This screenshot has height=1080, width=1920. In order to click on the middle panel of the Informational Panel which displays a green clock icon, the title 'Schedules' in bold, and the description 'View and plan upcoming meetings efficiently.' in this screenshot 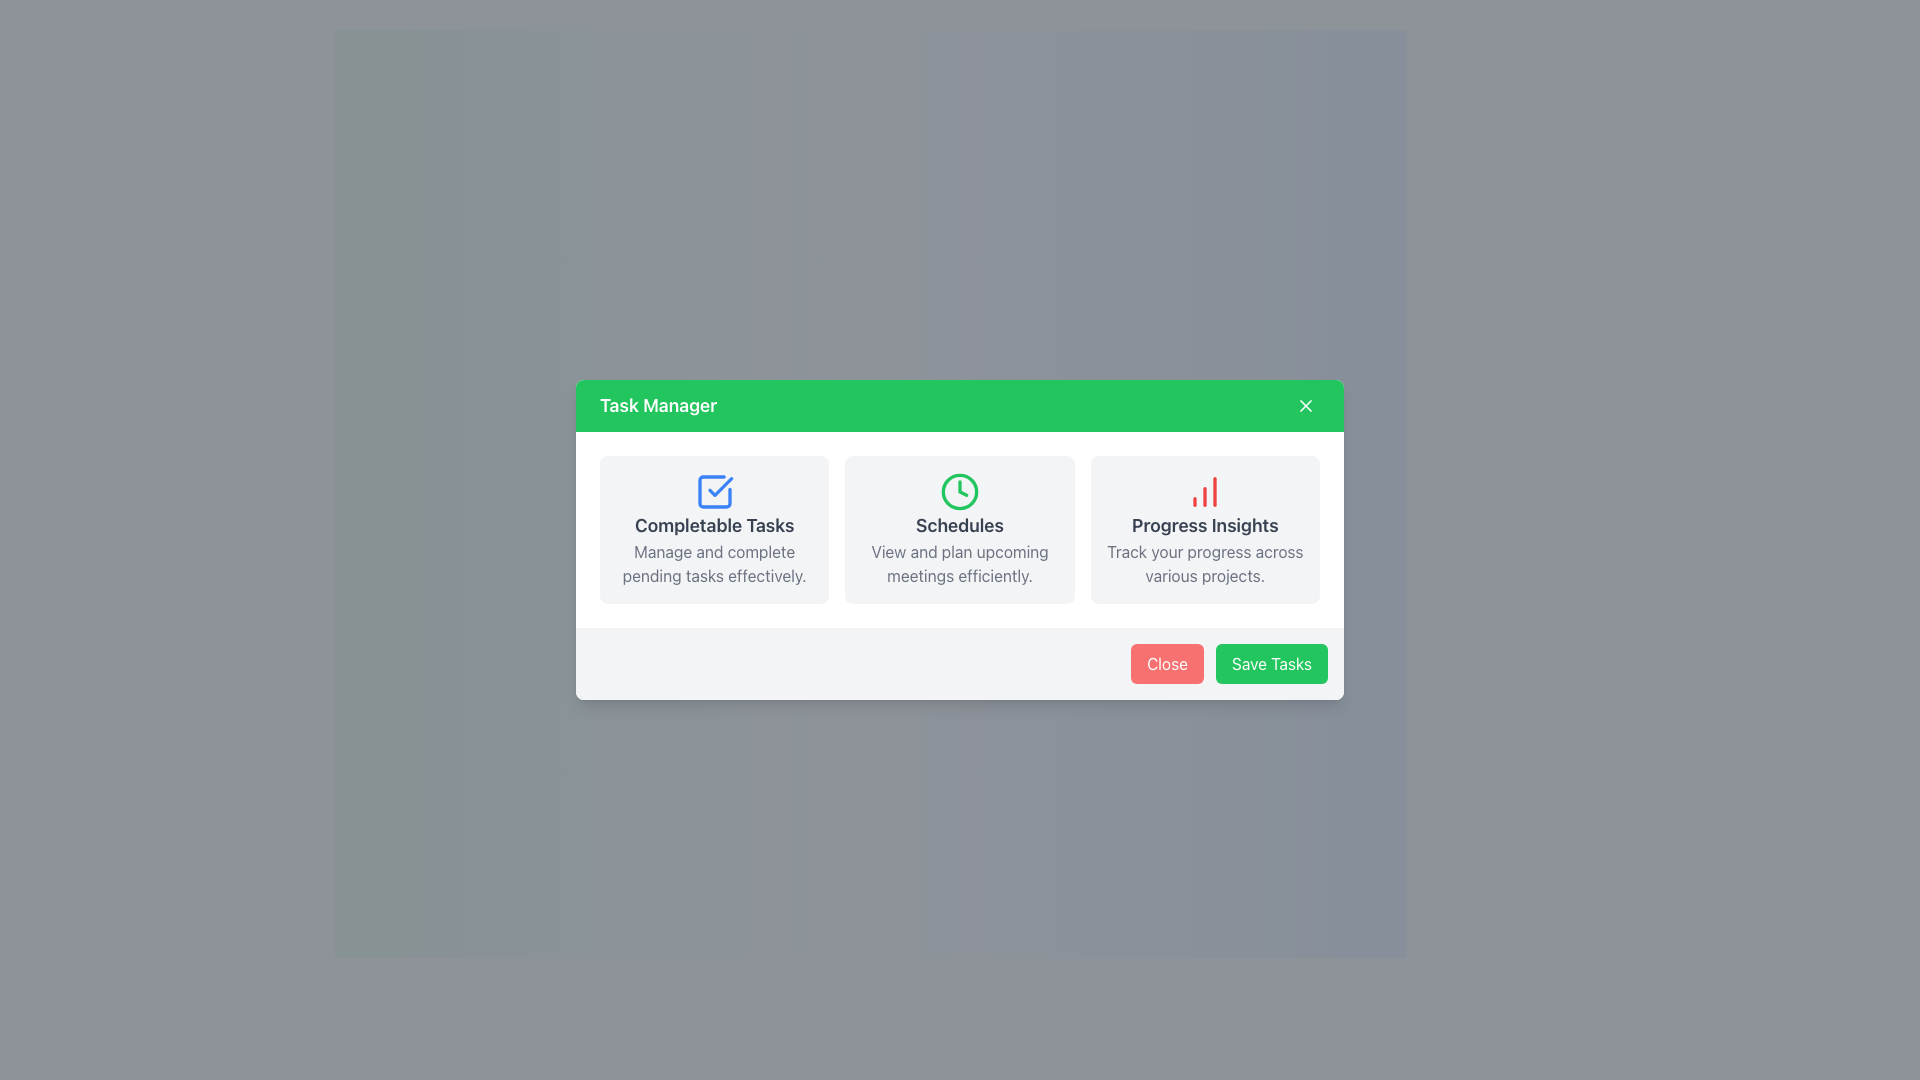, I will do `click(960, 528)`.